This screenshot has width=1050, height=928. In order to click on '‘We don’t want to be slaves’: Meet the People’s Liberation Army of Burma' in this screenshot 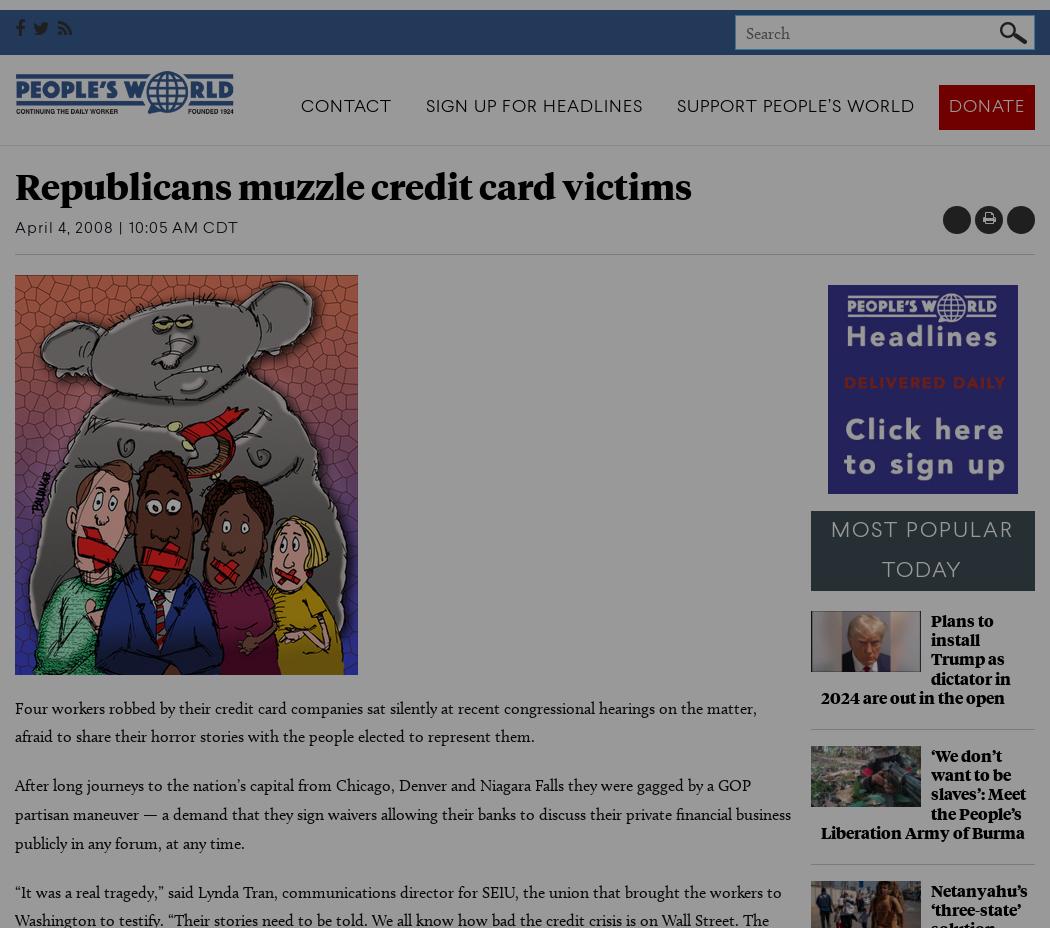, I will do `click(922, 791)`.